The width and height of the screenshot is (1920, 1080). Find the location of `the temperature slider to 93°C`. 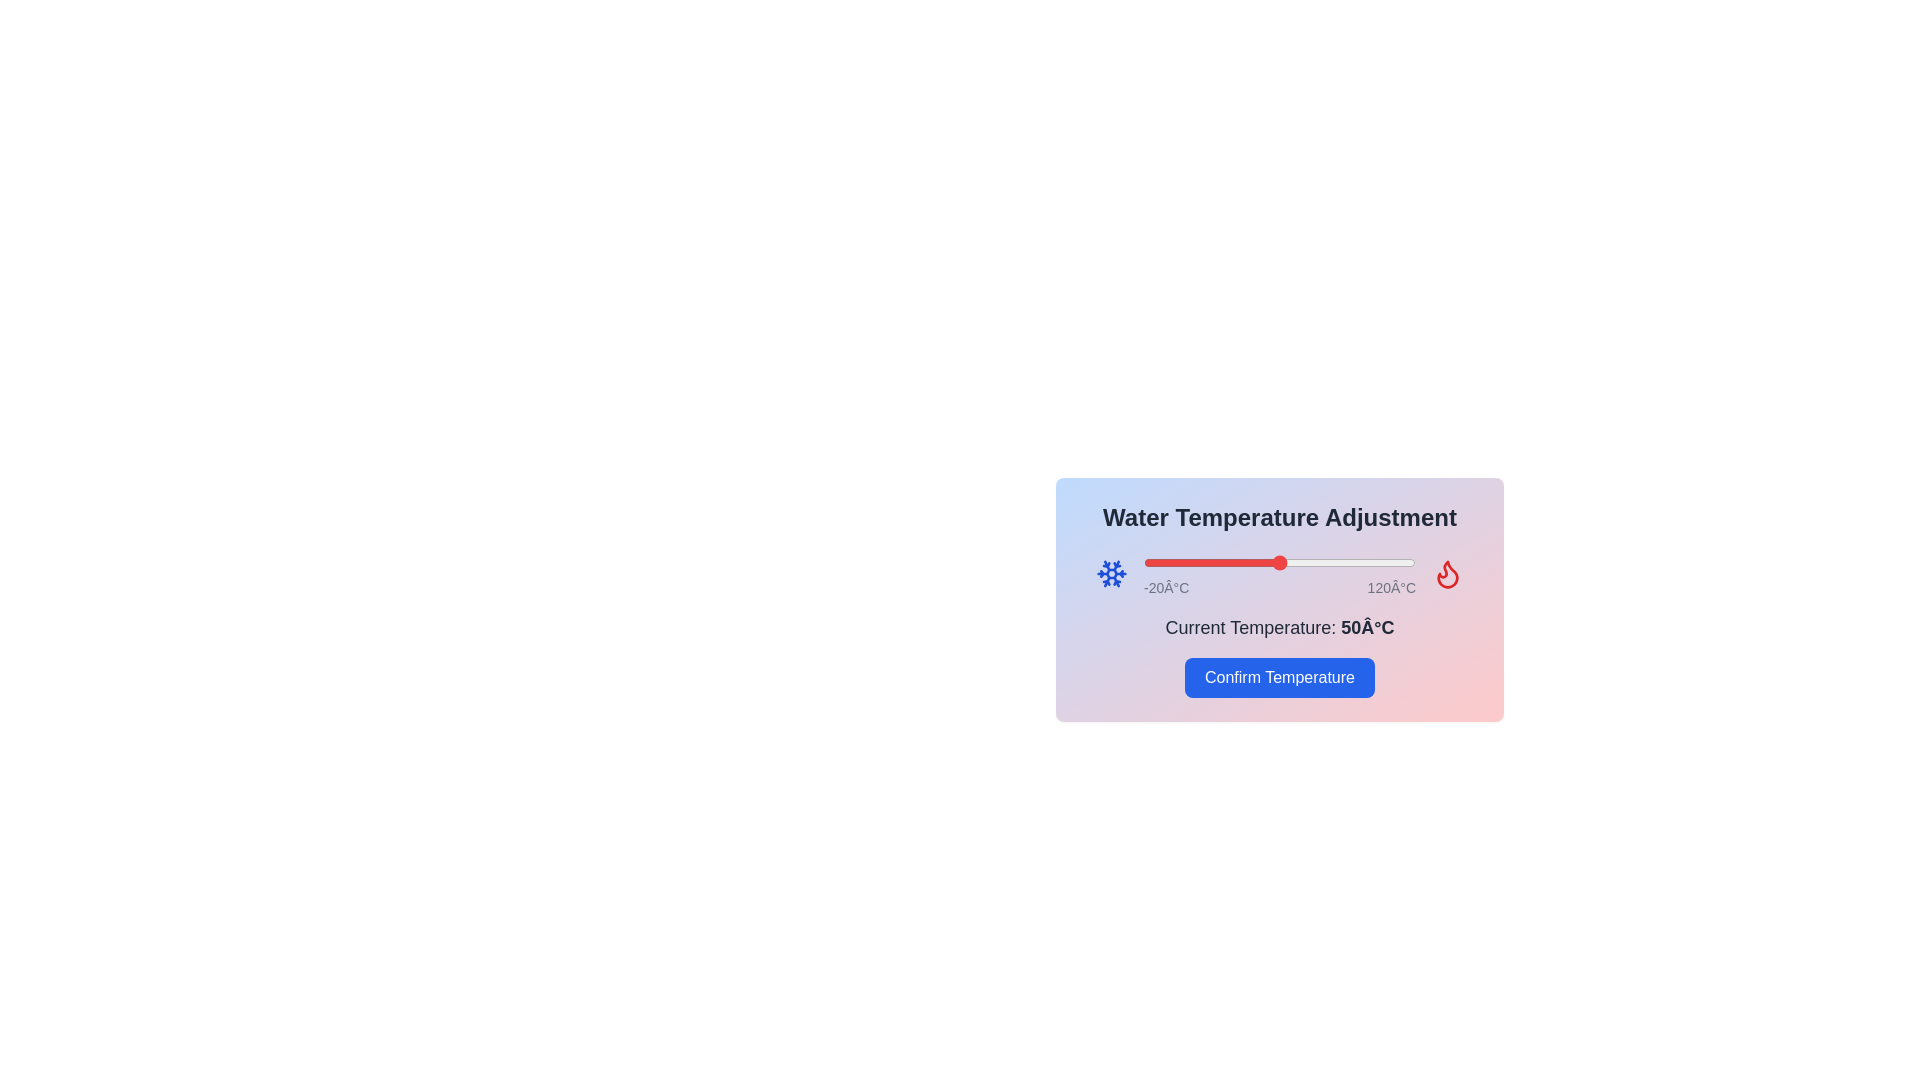

the temperature slider to 93°C is located at coordinates (1362, 563).